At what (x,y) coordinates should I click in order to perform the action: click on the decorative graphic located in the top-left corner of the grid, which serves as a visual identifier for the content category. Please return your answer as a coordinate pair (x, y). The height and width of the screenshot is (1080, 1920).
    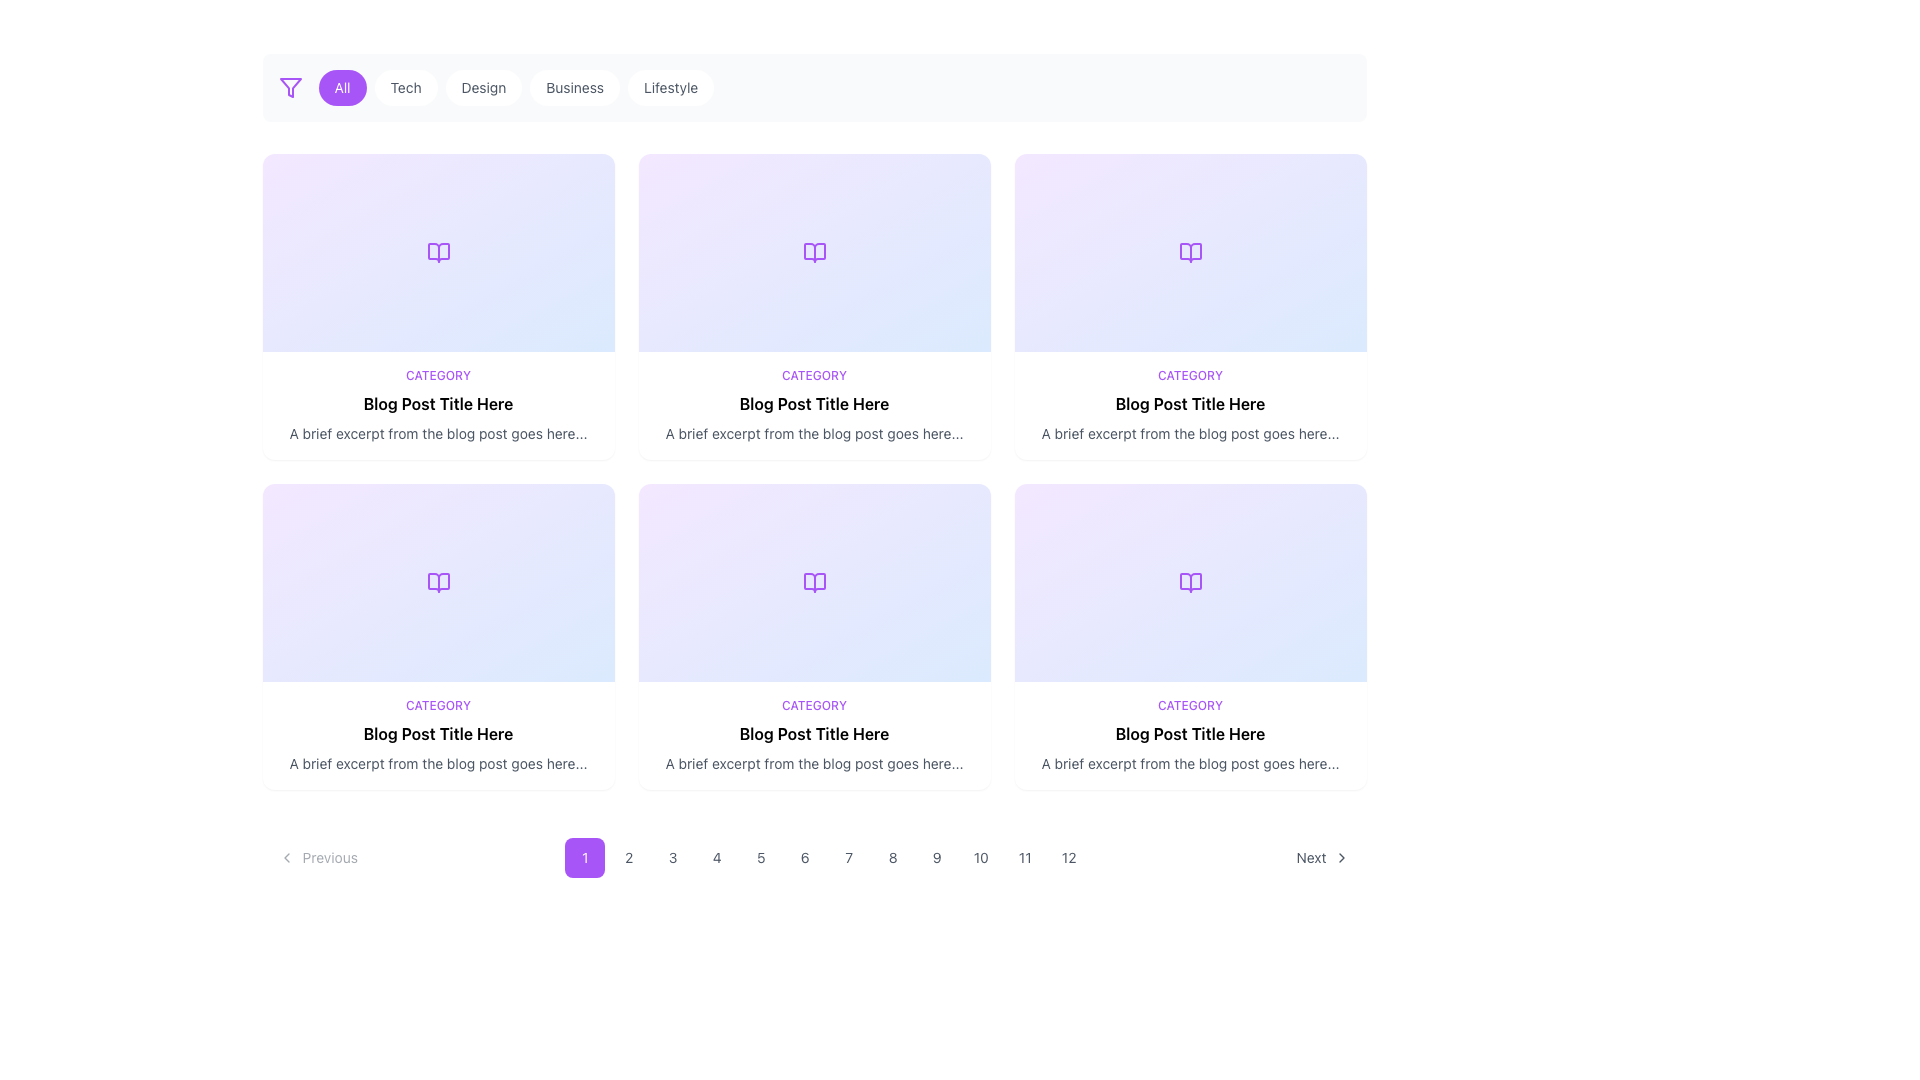
    Looking at the image, I should click on (437, 252).